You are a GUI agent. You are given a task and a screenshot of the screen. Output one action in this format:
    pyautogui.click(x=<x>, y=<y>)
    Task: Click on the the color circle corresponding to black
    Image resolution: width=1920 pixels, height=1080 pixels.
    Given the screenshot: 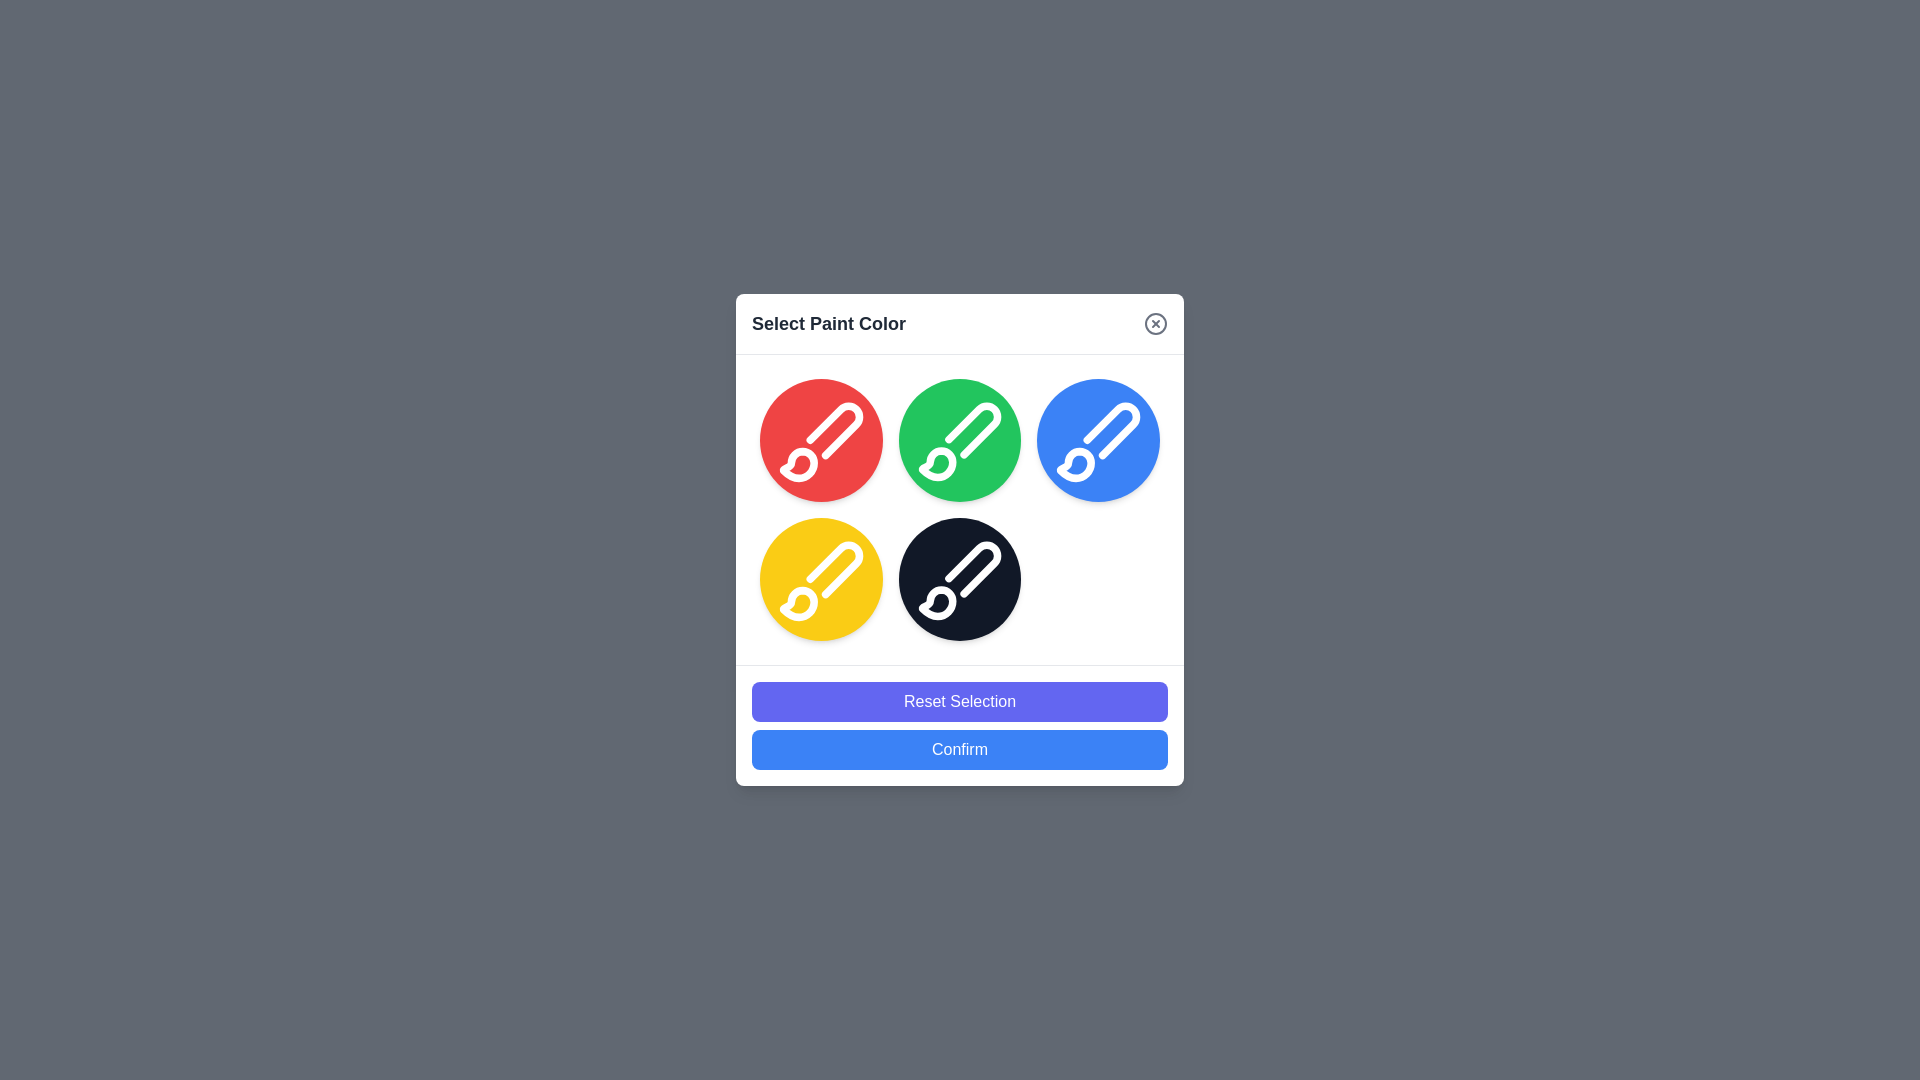 What is the action you would take?
    pyautogui.click(x=960, y=578)
    